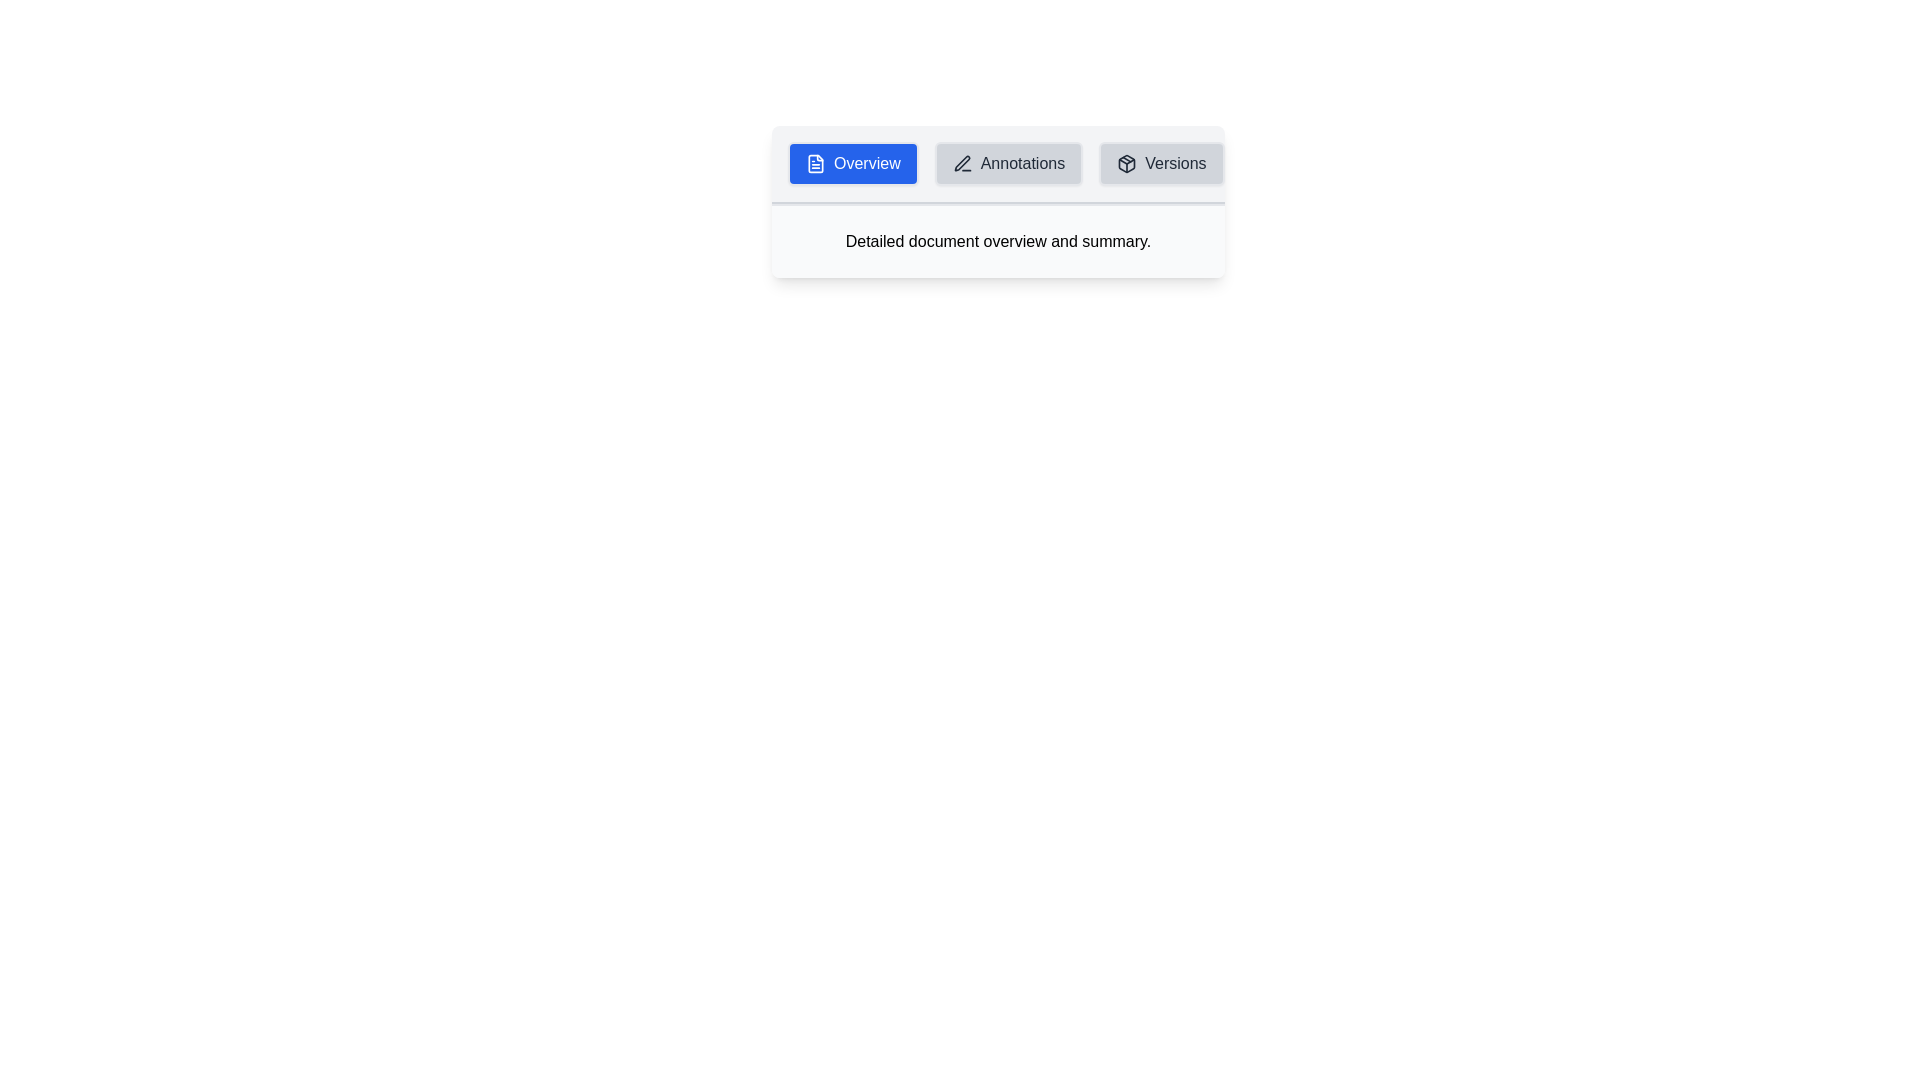 The width and height of the screenshot is (1920, 1080). I want to click on the Overview tab to view its content, so click(853, 163).